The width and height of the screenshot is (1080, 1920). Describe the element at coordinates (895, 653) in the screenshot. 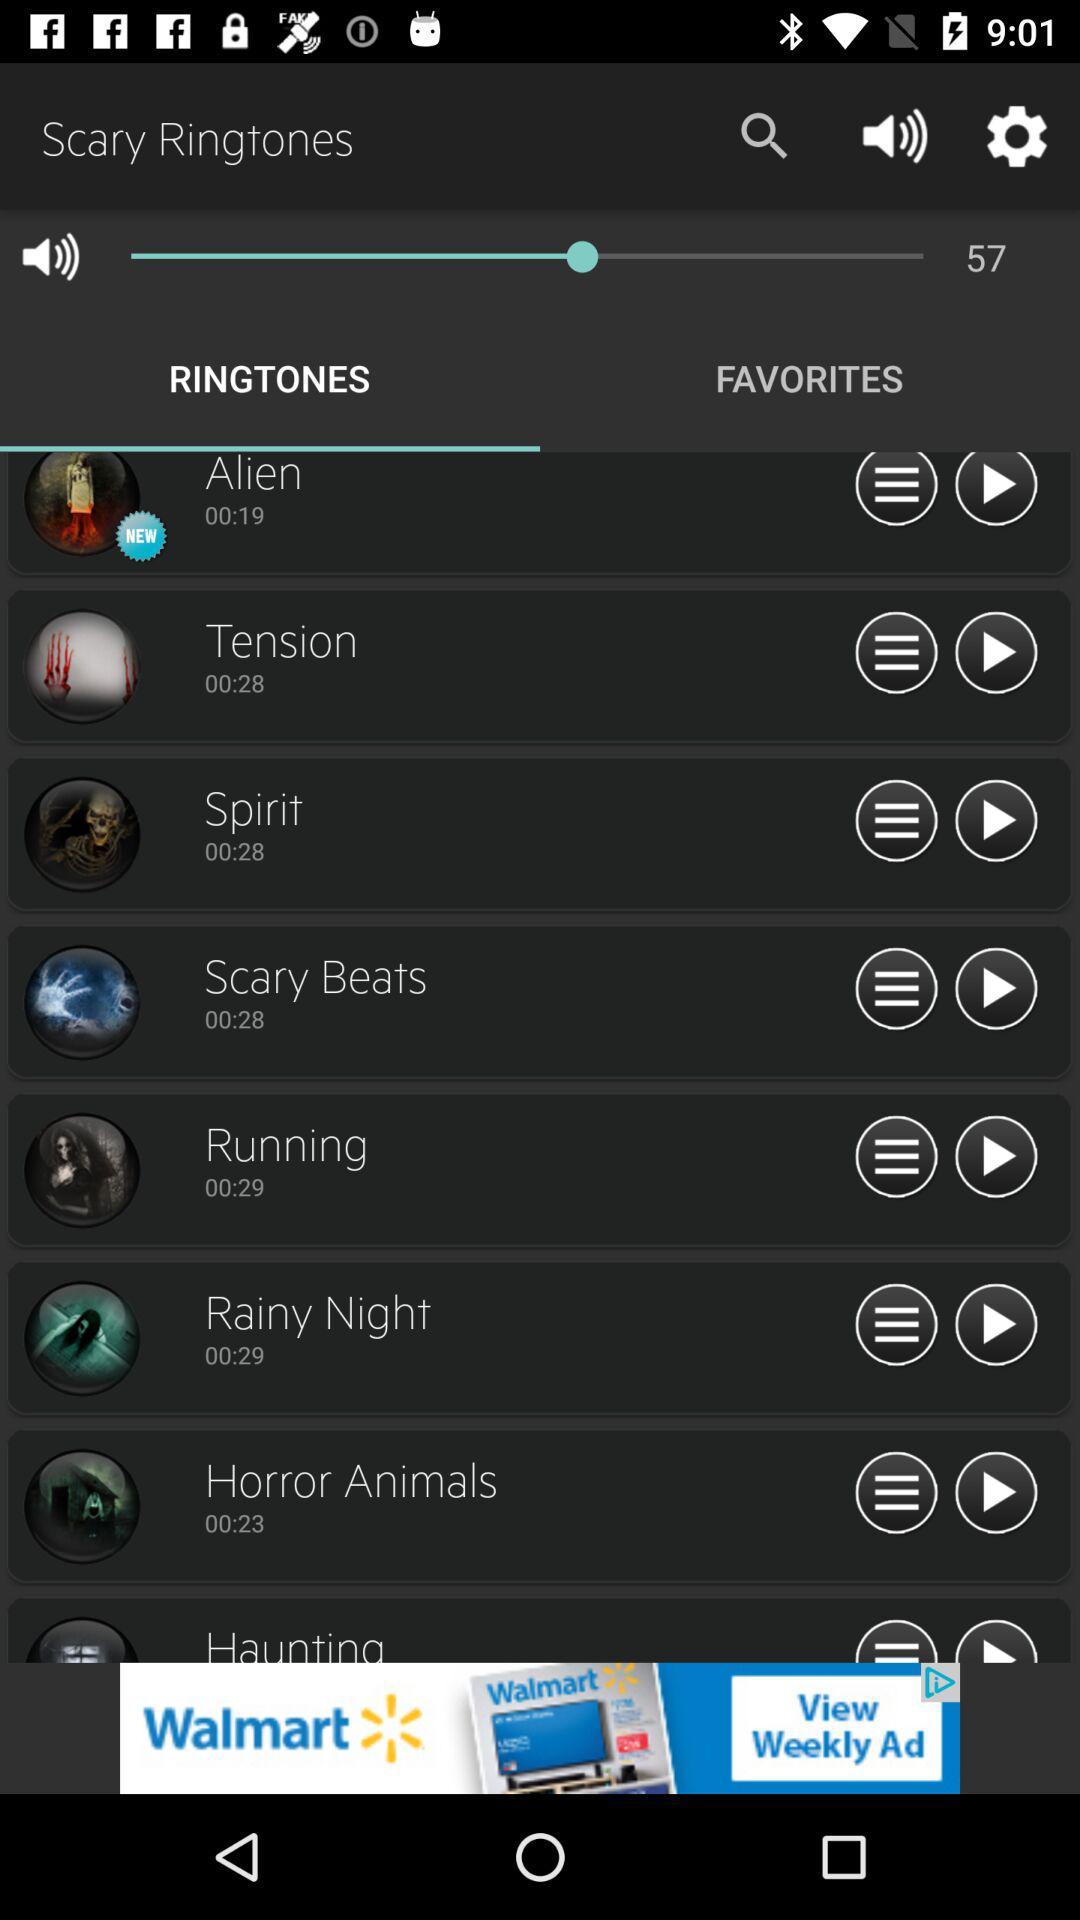

I see `menu button` at that location.